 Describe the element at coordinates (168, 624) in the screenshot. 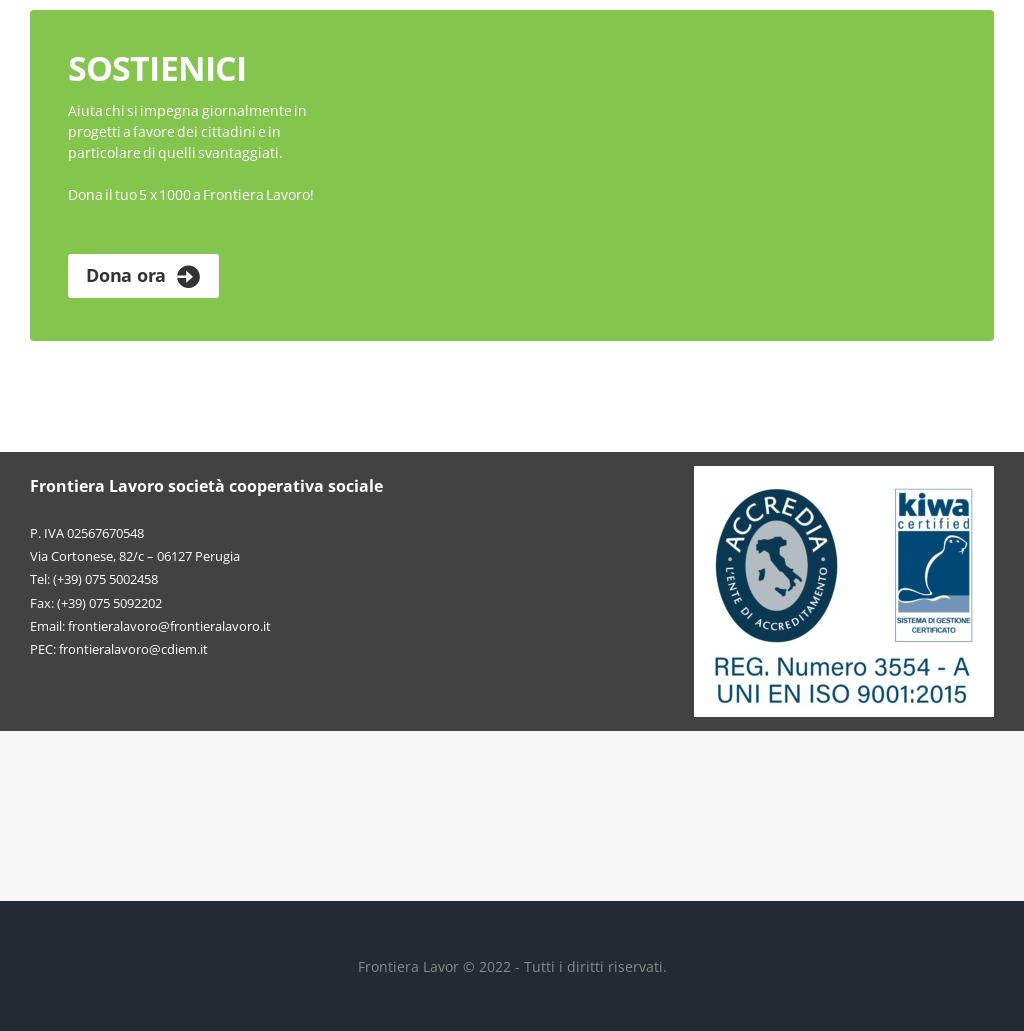

I see `'frontieralavoro@frontieralavoro.it'` at that location.